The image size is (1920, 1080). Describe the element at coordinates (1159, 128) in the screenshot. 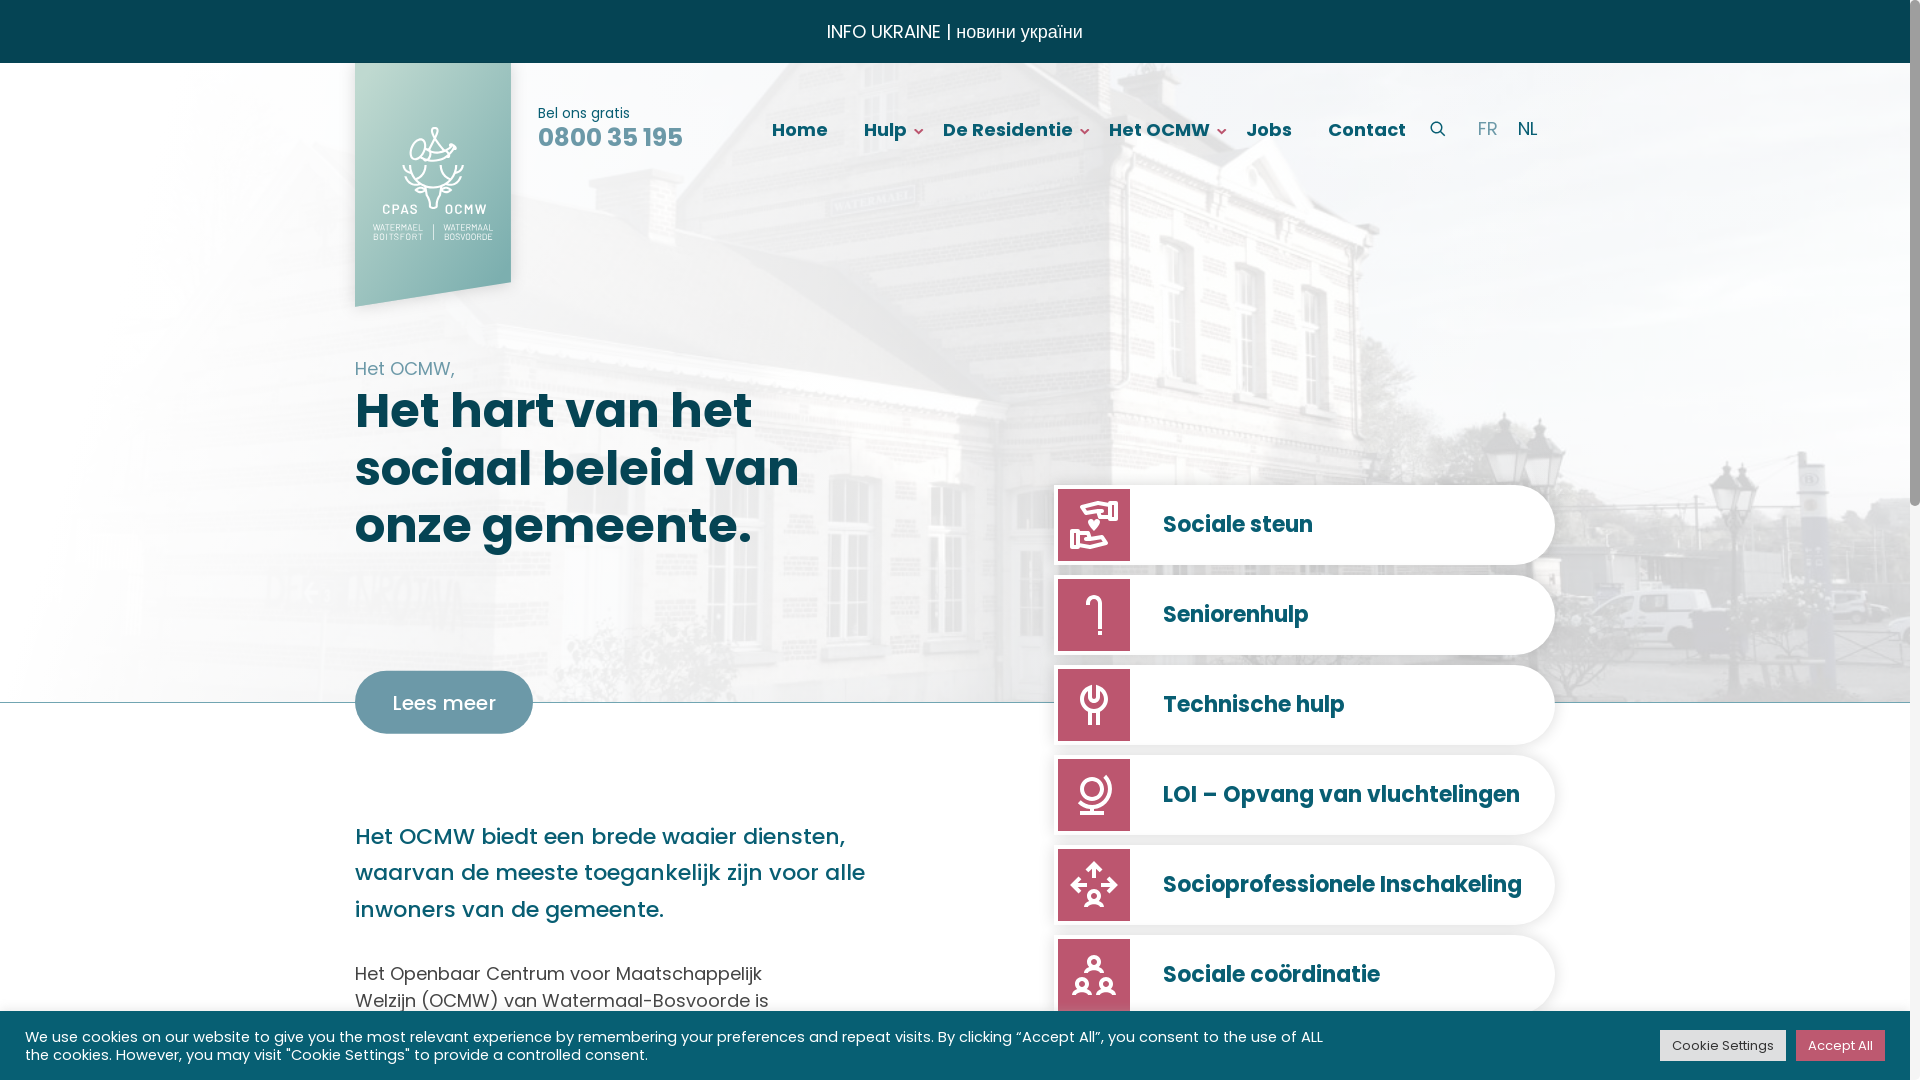

I see `'Het OCMW'` at that location.